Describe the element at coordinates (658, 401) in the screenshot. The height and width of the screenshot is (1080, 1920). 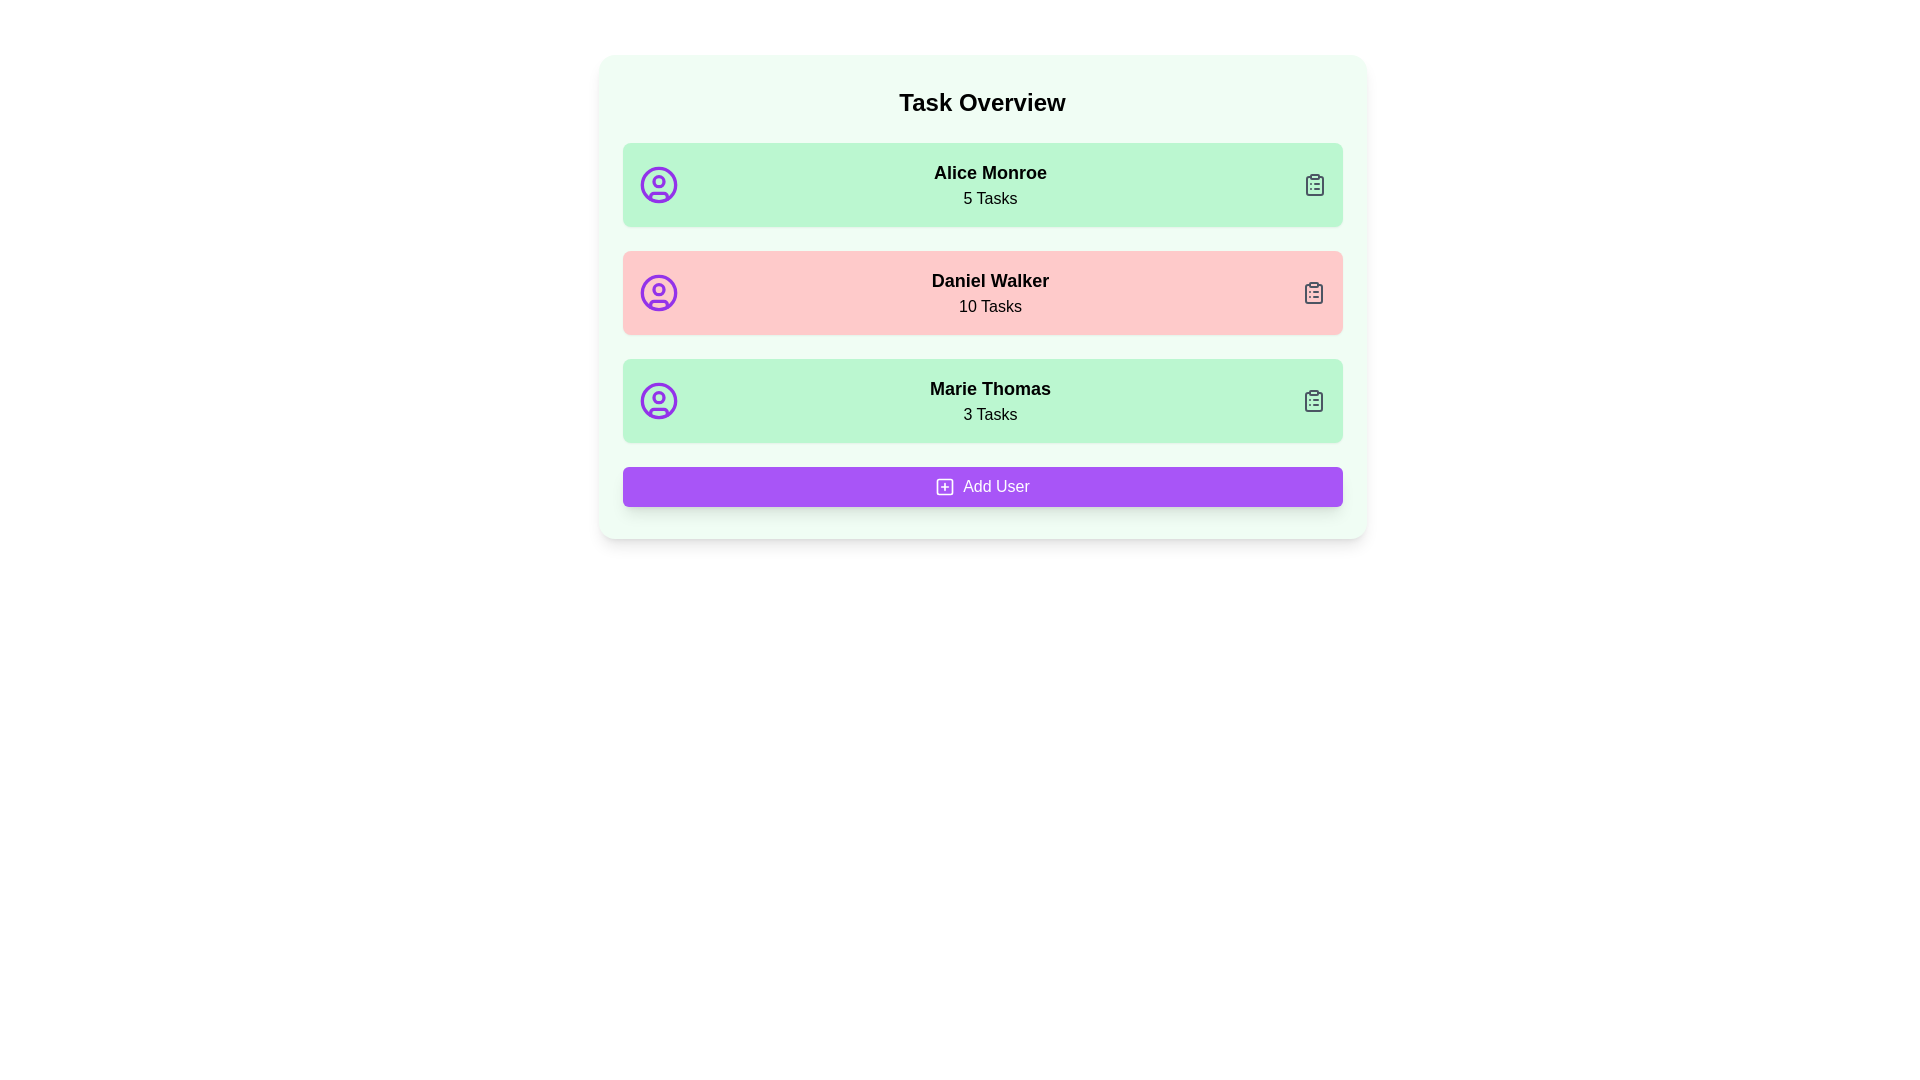
I see `the user detail icon for Marie Thomas to view their details` at that location.